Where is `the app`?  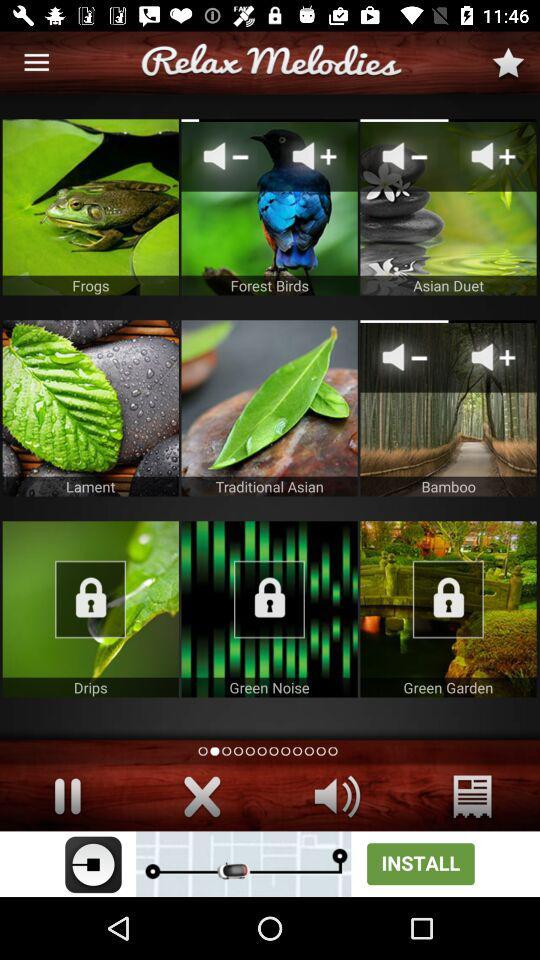
the app is located at coordinates (448, 608).